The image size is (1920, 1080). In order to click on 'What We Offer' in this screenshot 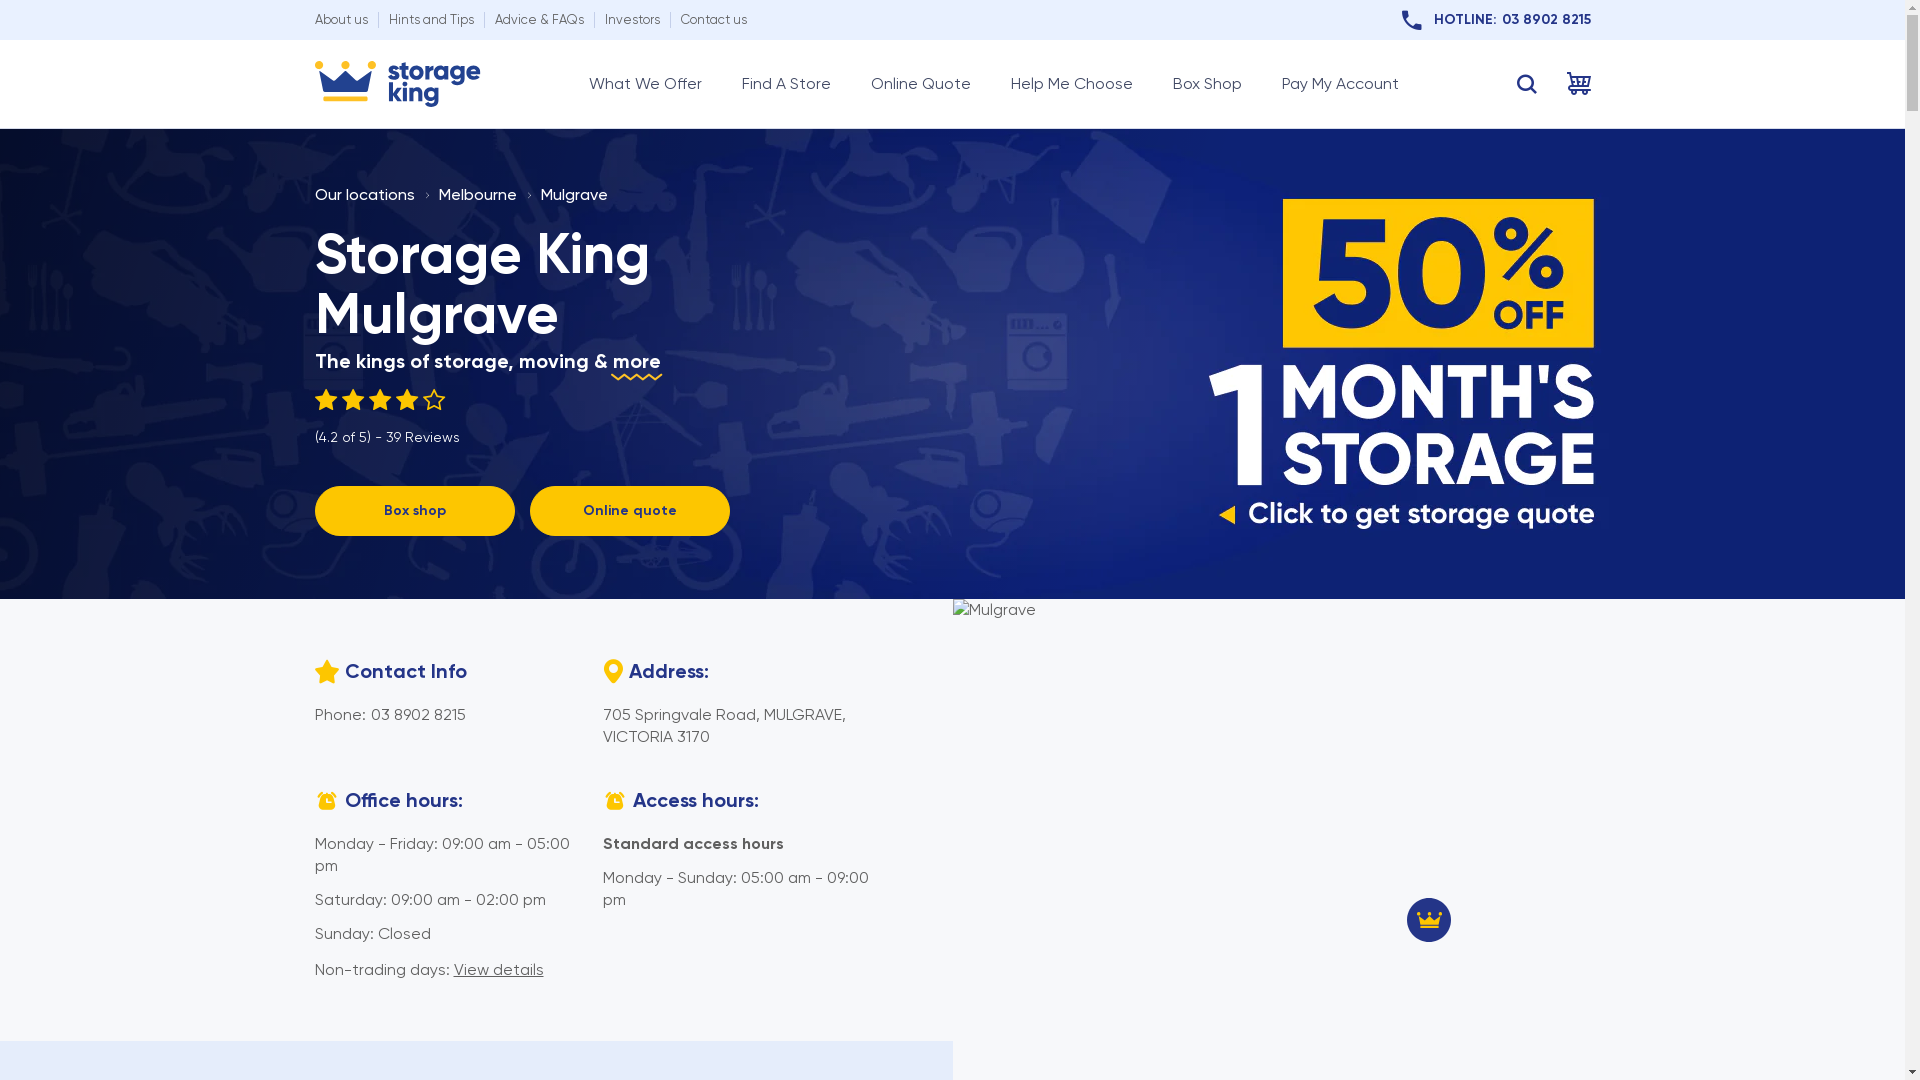, I will do `click(644, 83)`.